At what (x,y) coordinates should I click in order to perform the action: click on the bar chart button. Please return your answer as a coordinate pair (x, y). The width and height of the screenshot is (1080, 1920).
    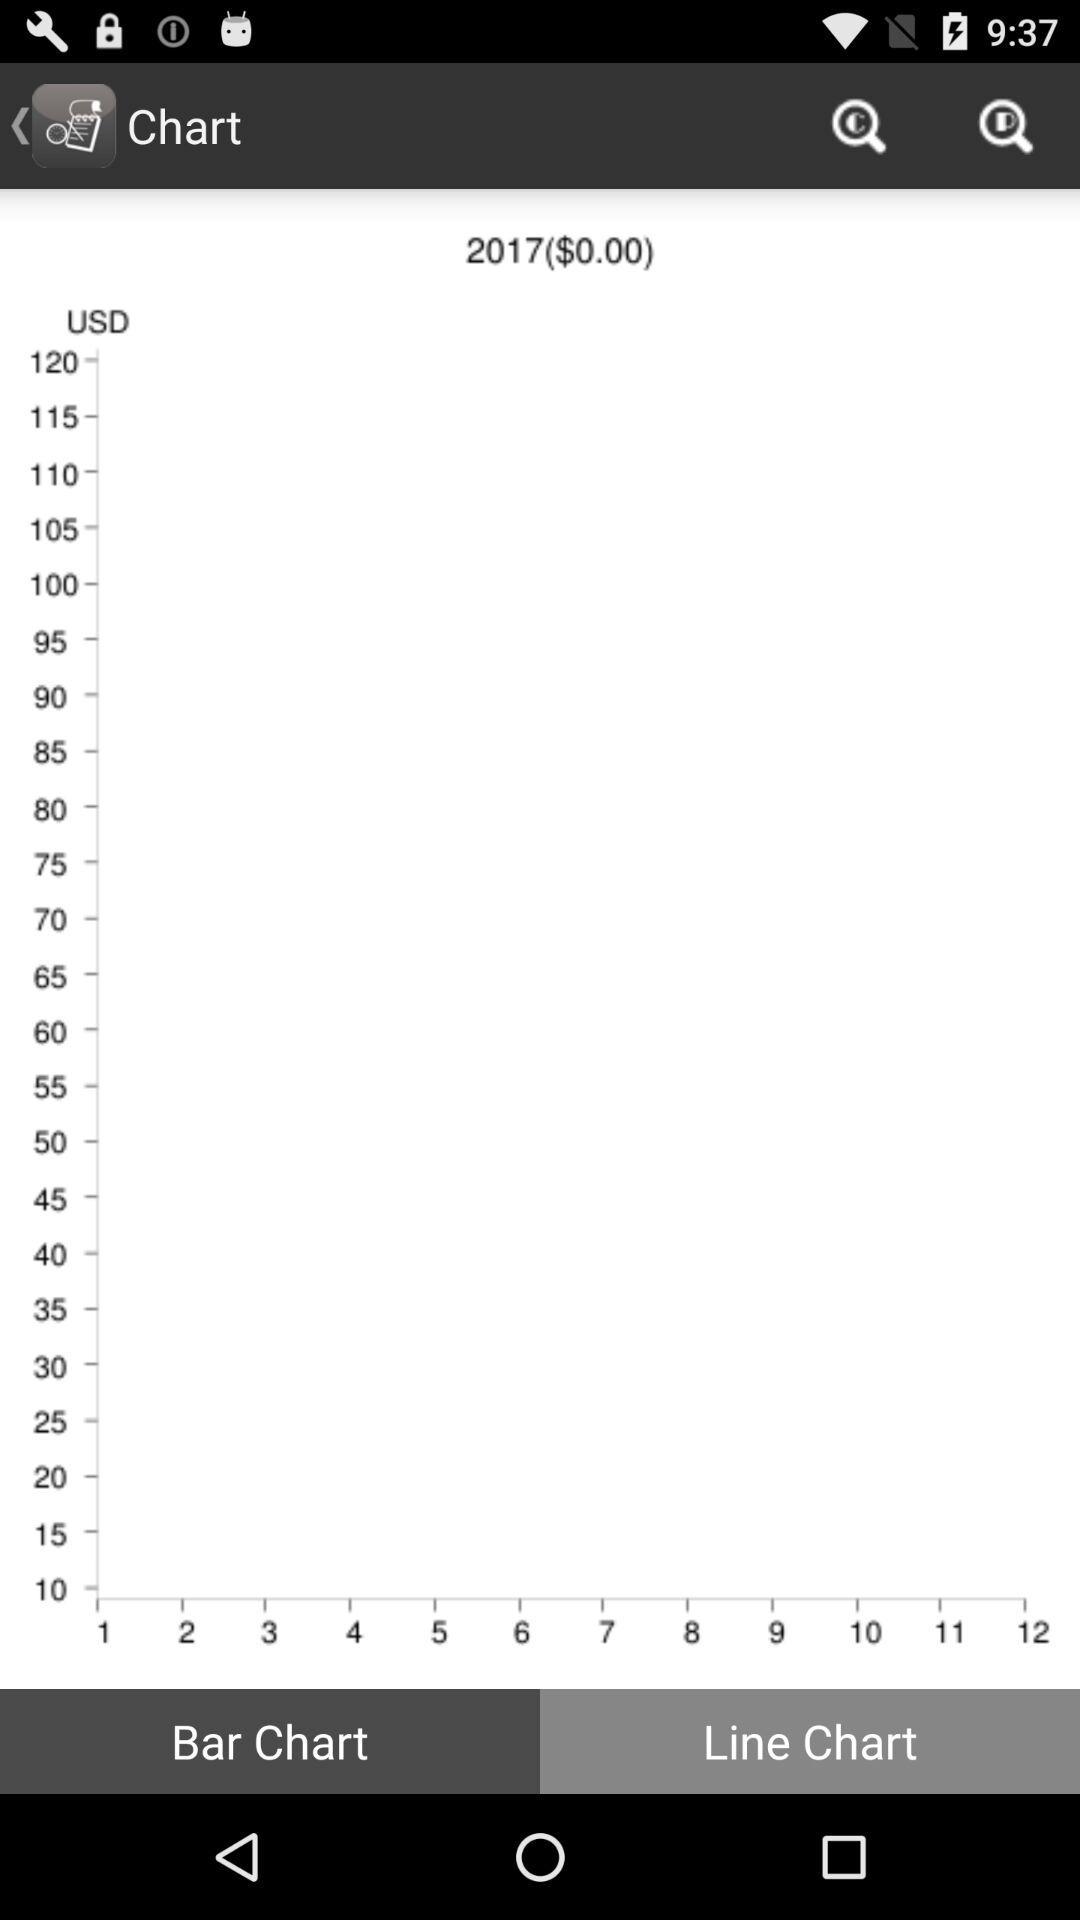
    Looking at the image, I should click on (270, 1740).